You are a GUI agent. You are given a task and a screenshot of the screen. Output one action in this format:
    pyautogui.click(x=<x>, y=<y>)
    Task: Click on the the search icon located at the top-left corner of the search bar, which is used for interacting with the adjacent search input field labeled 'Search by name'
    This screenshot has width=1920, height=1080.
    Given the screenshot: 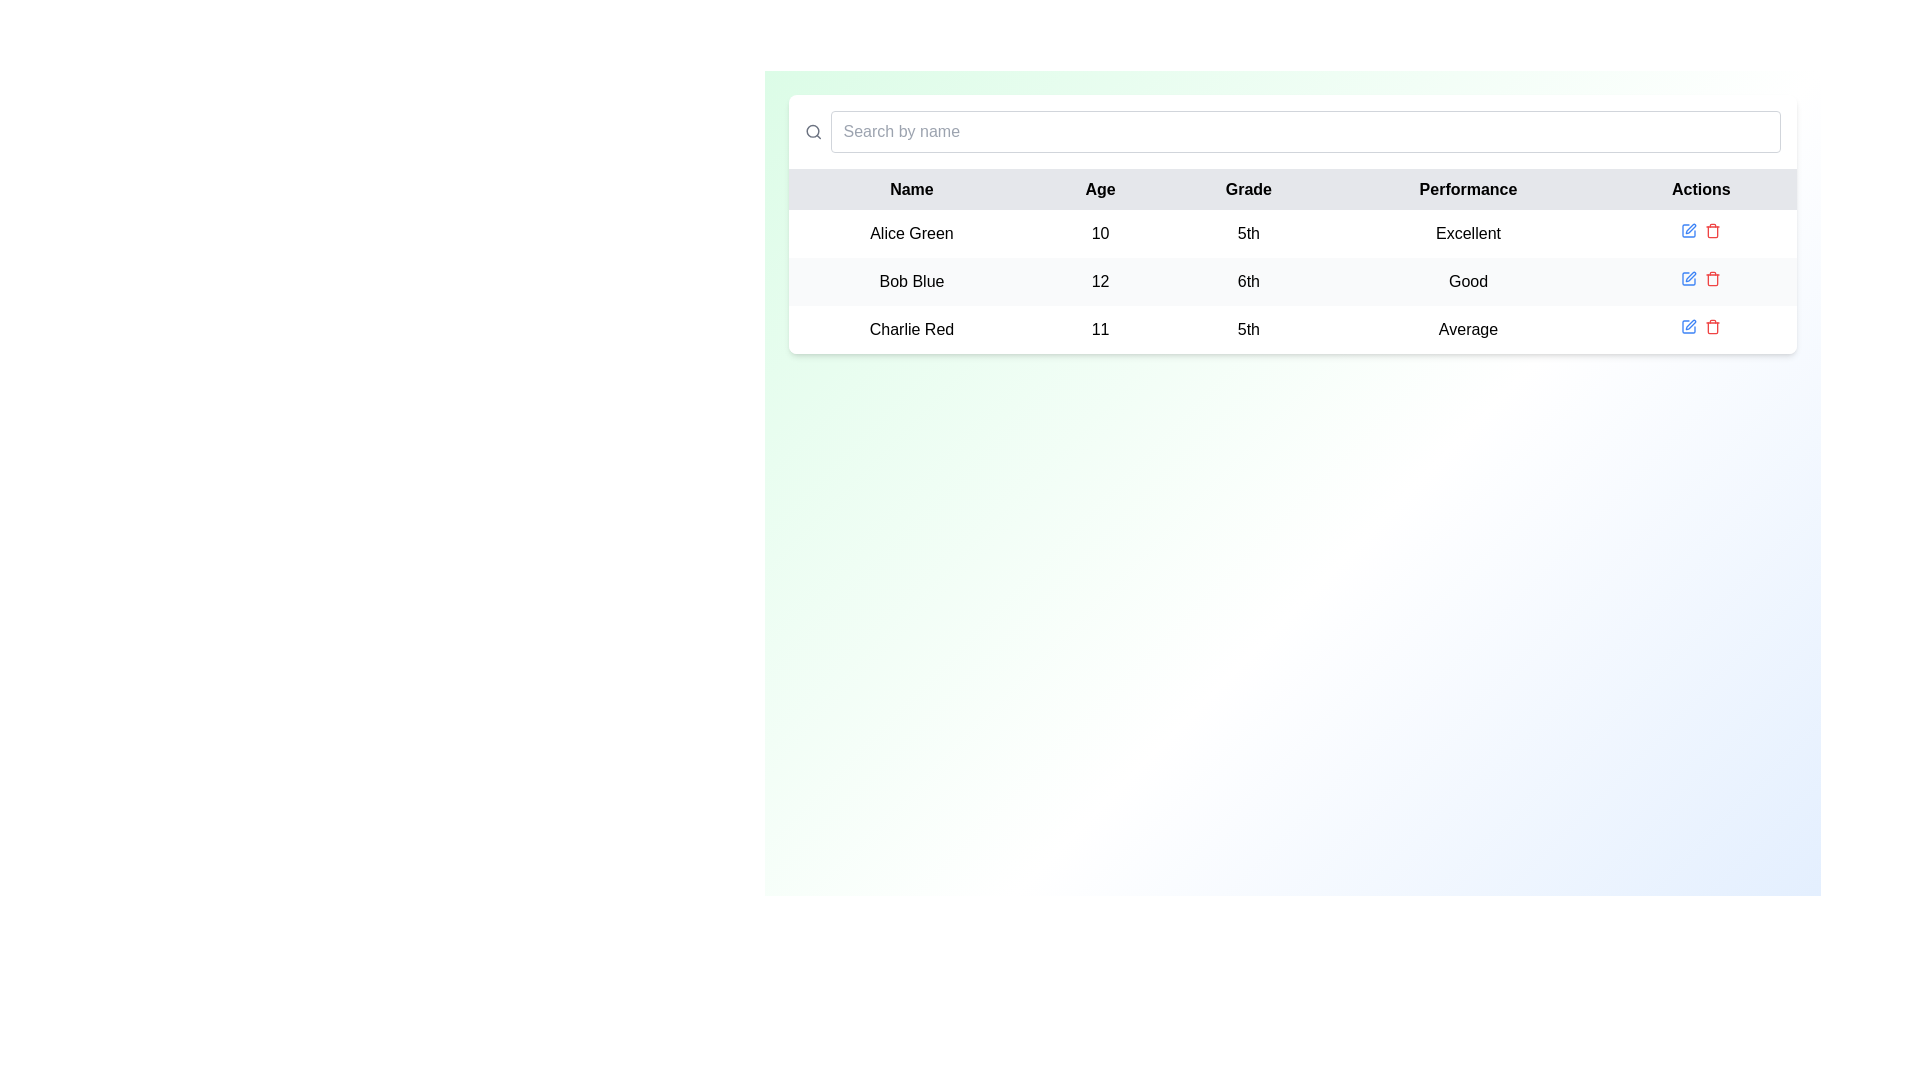 What is the action you would take?
    pyautogui.click(x=813, y=131)
    